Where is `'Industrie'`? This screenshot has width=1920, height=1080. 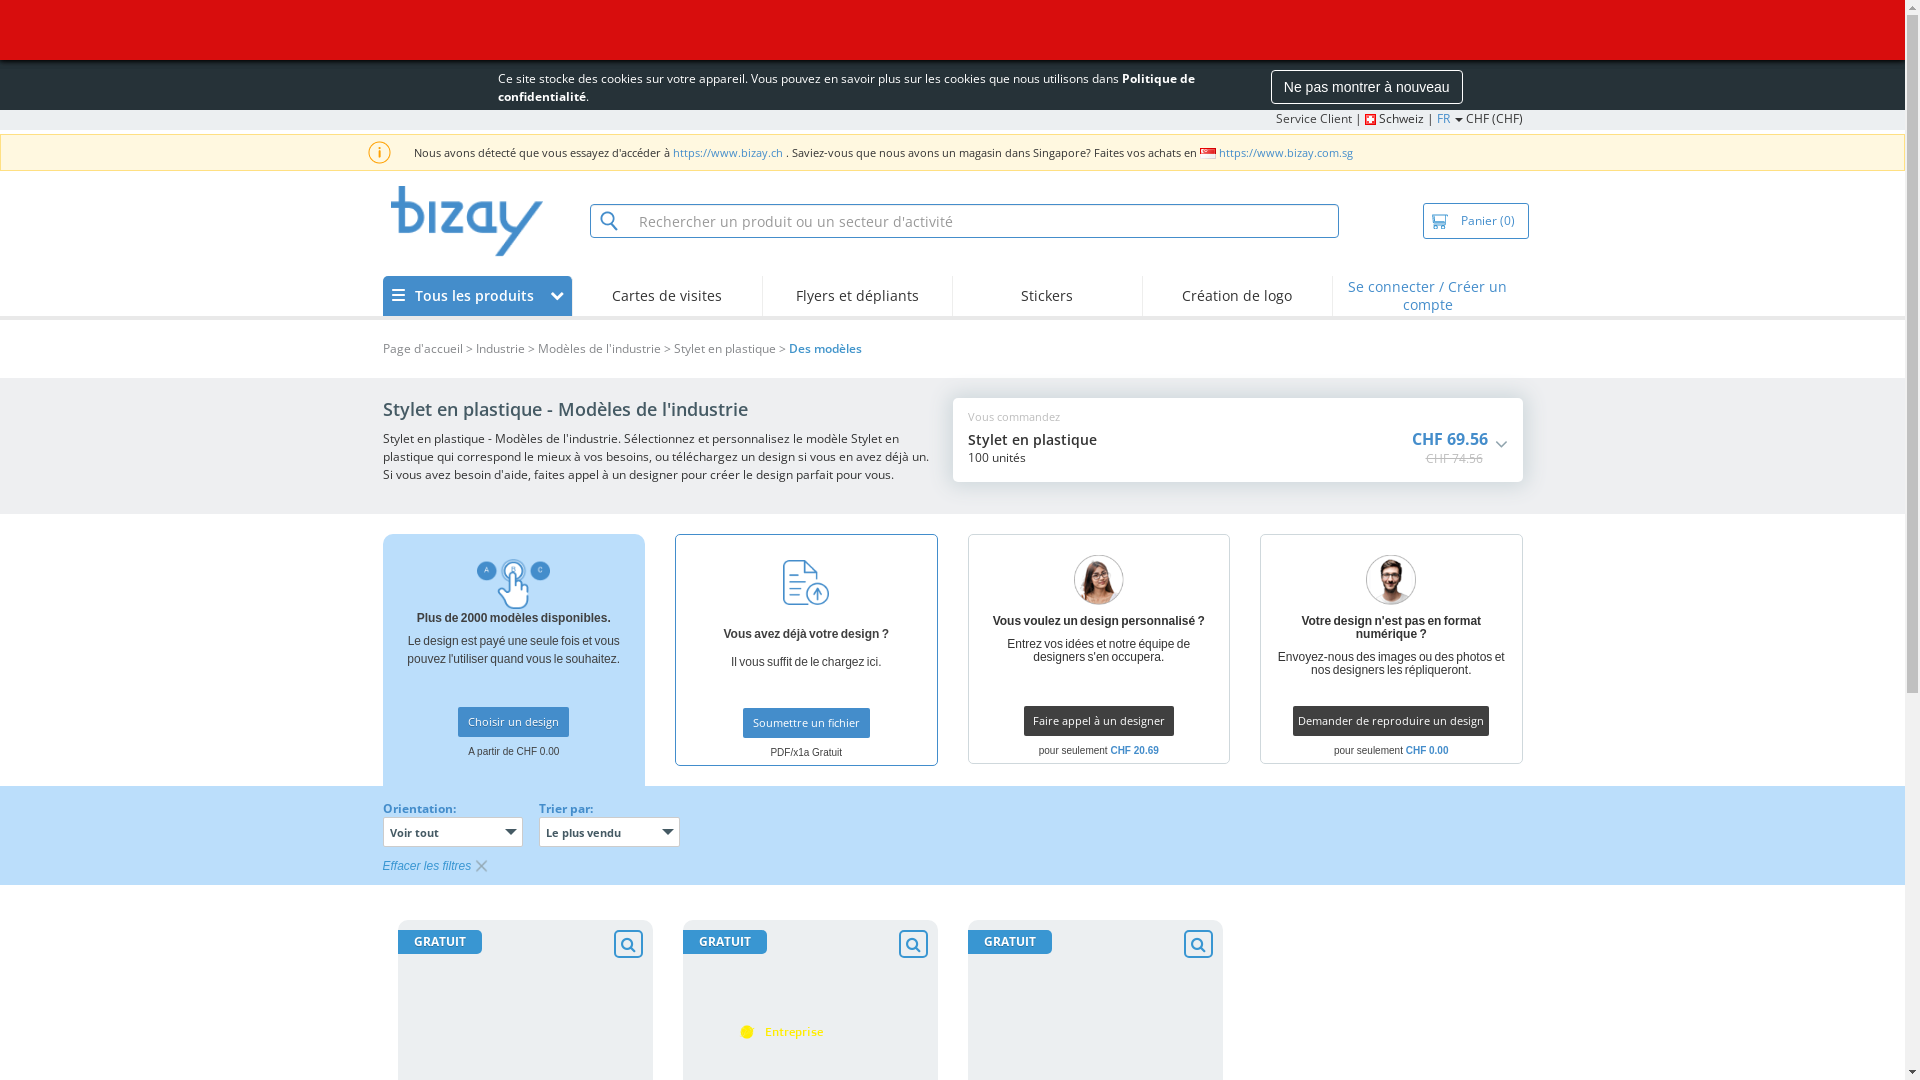 'Industrie' is located at coordinates (474, 347).